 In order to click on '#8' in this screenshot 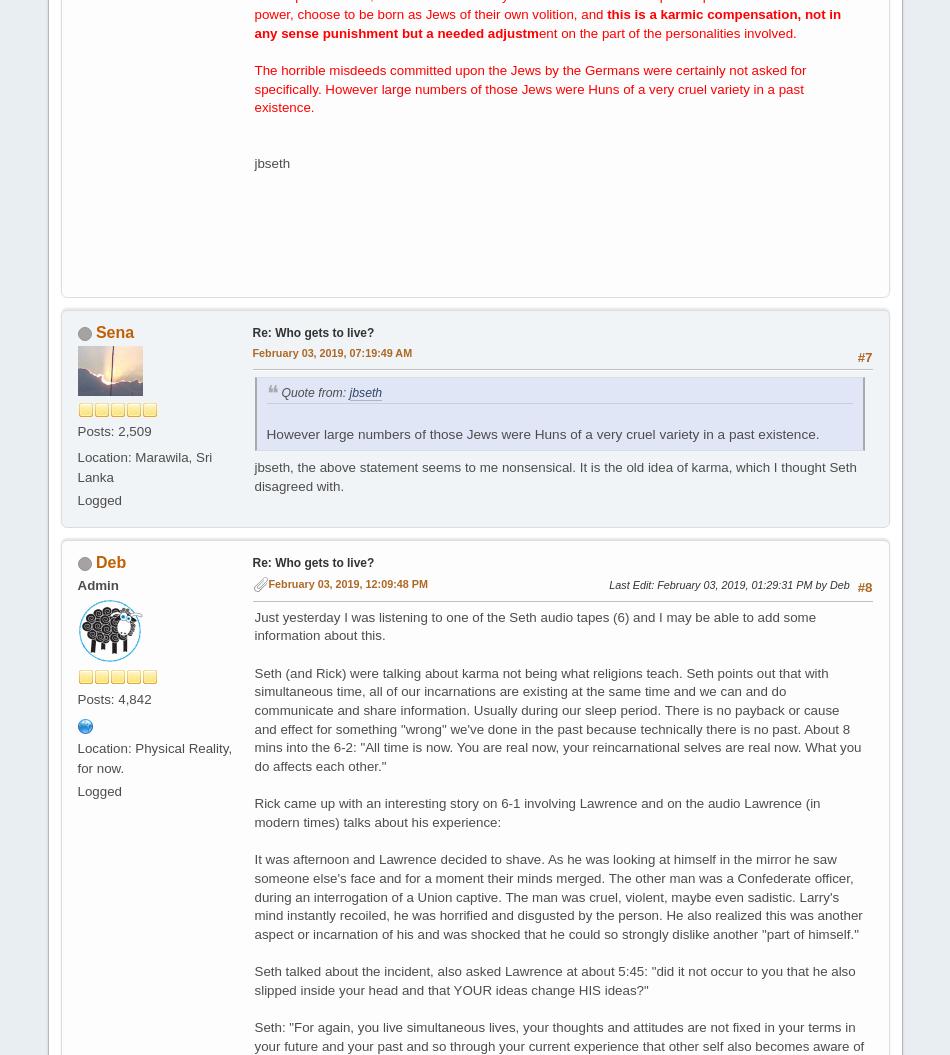, I will do `click(863, 585)`.